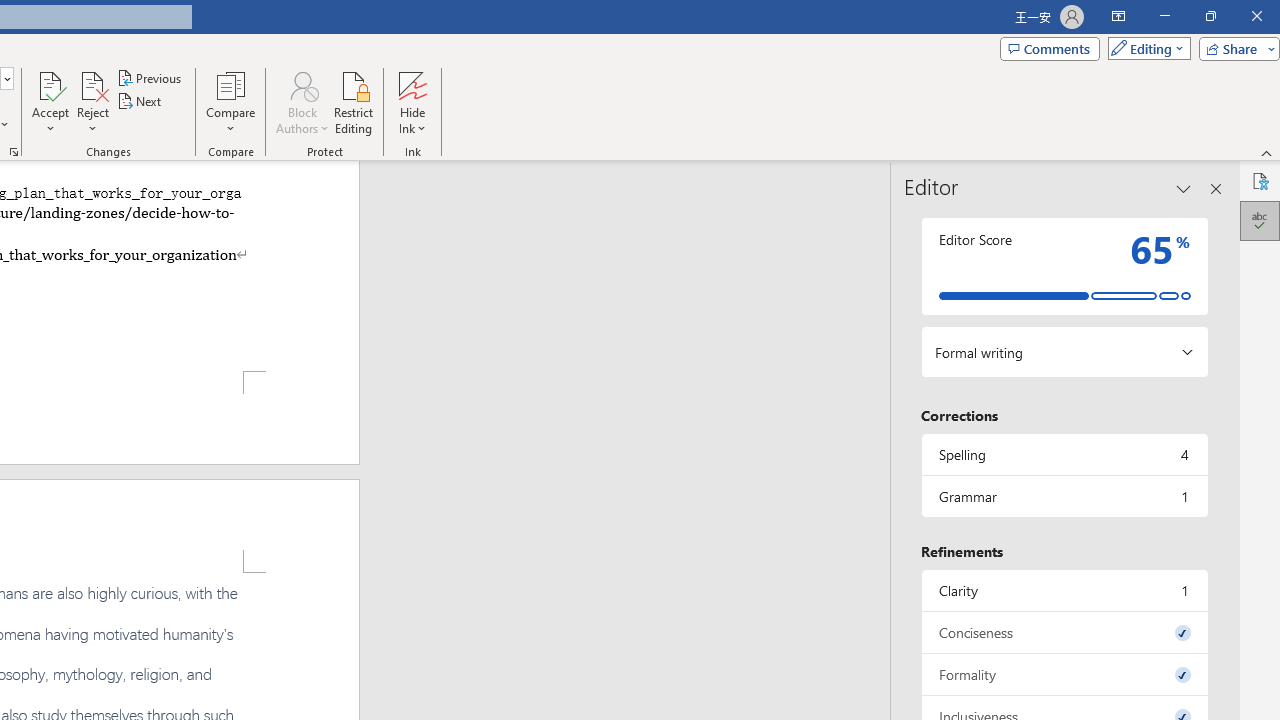 The height and width of the screenshot is (720, 1280). I want to click on 'Compare', so click(231, 103).